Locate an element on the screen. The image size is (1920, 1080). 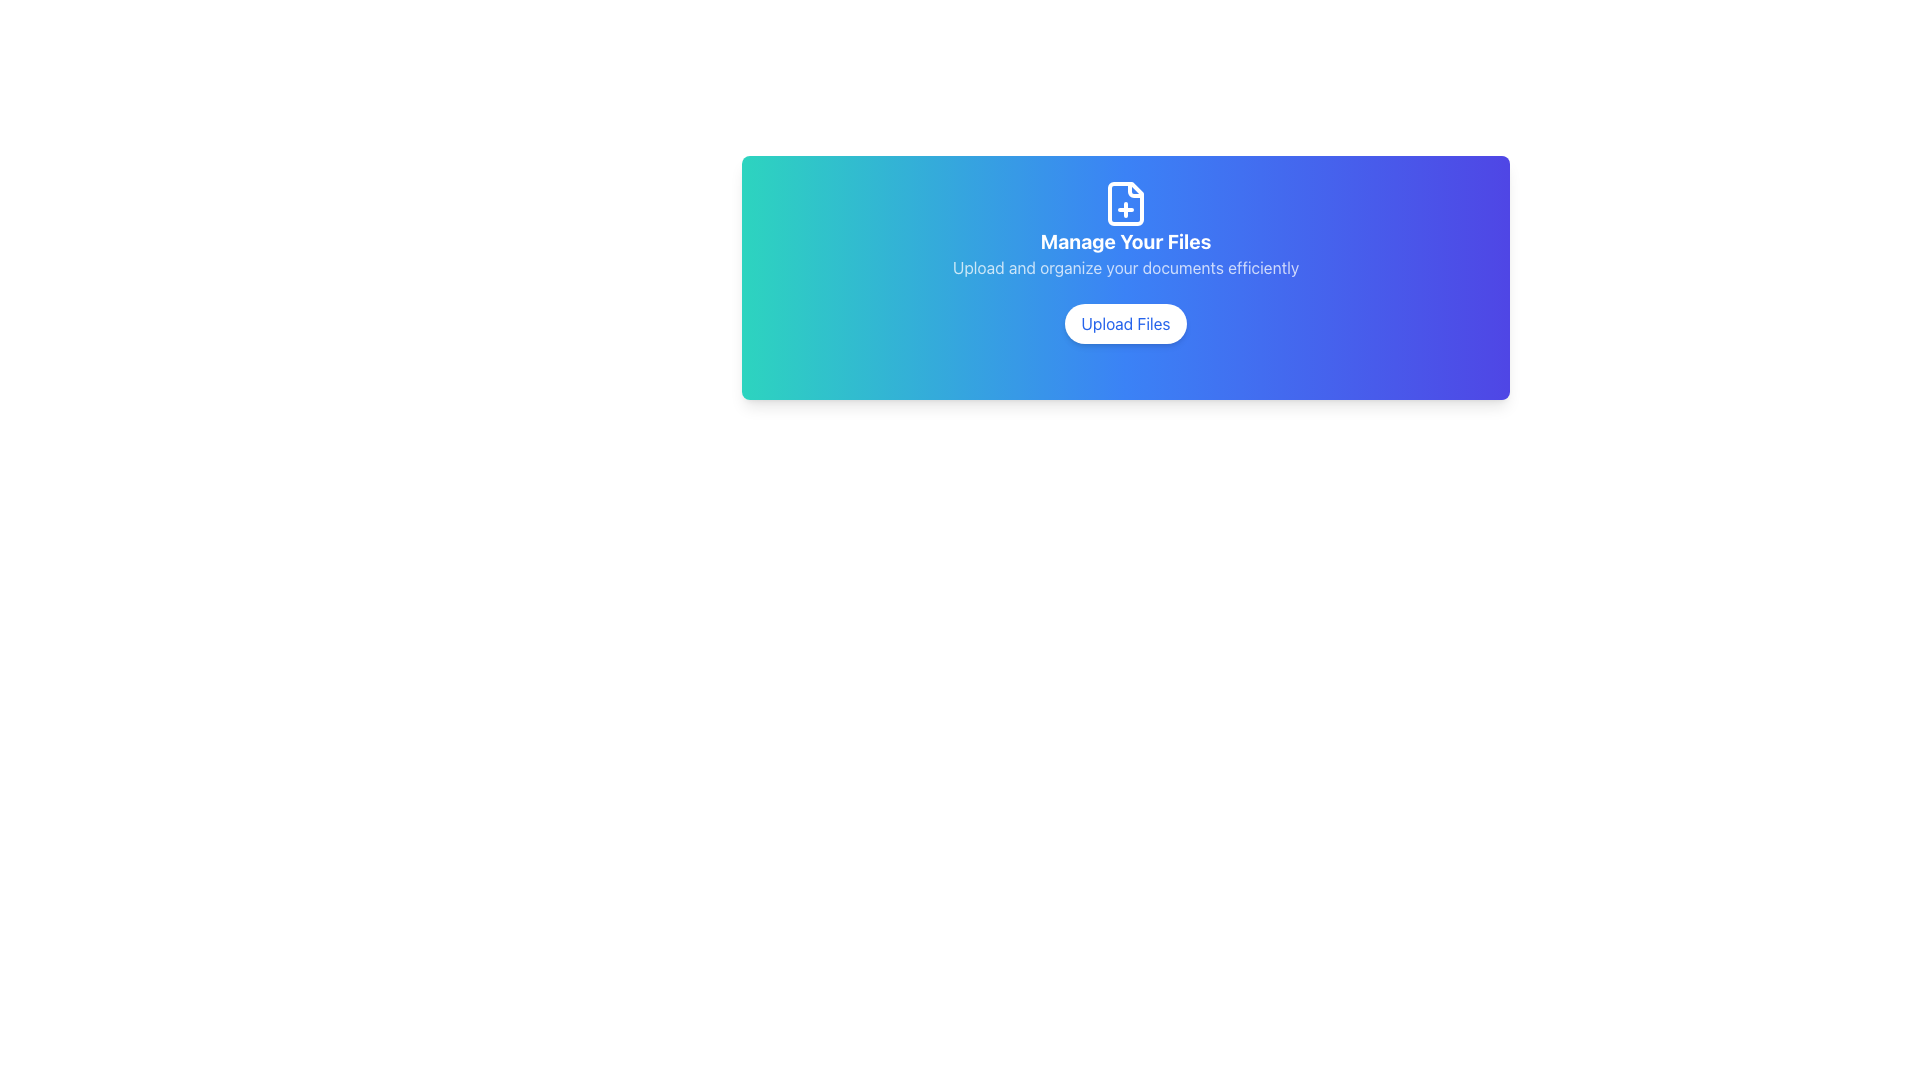
the text element that reads 'Upload and organize your documents efficiently', which is styled with white color and semi-transparency, located below 'Manage Your Files' is located at coordinates (1126, 266).